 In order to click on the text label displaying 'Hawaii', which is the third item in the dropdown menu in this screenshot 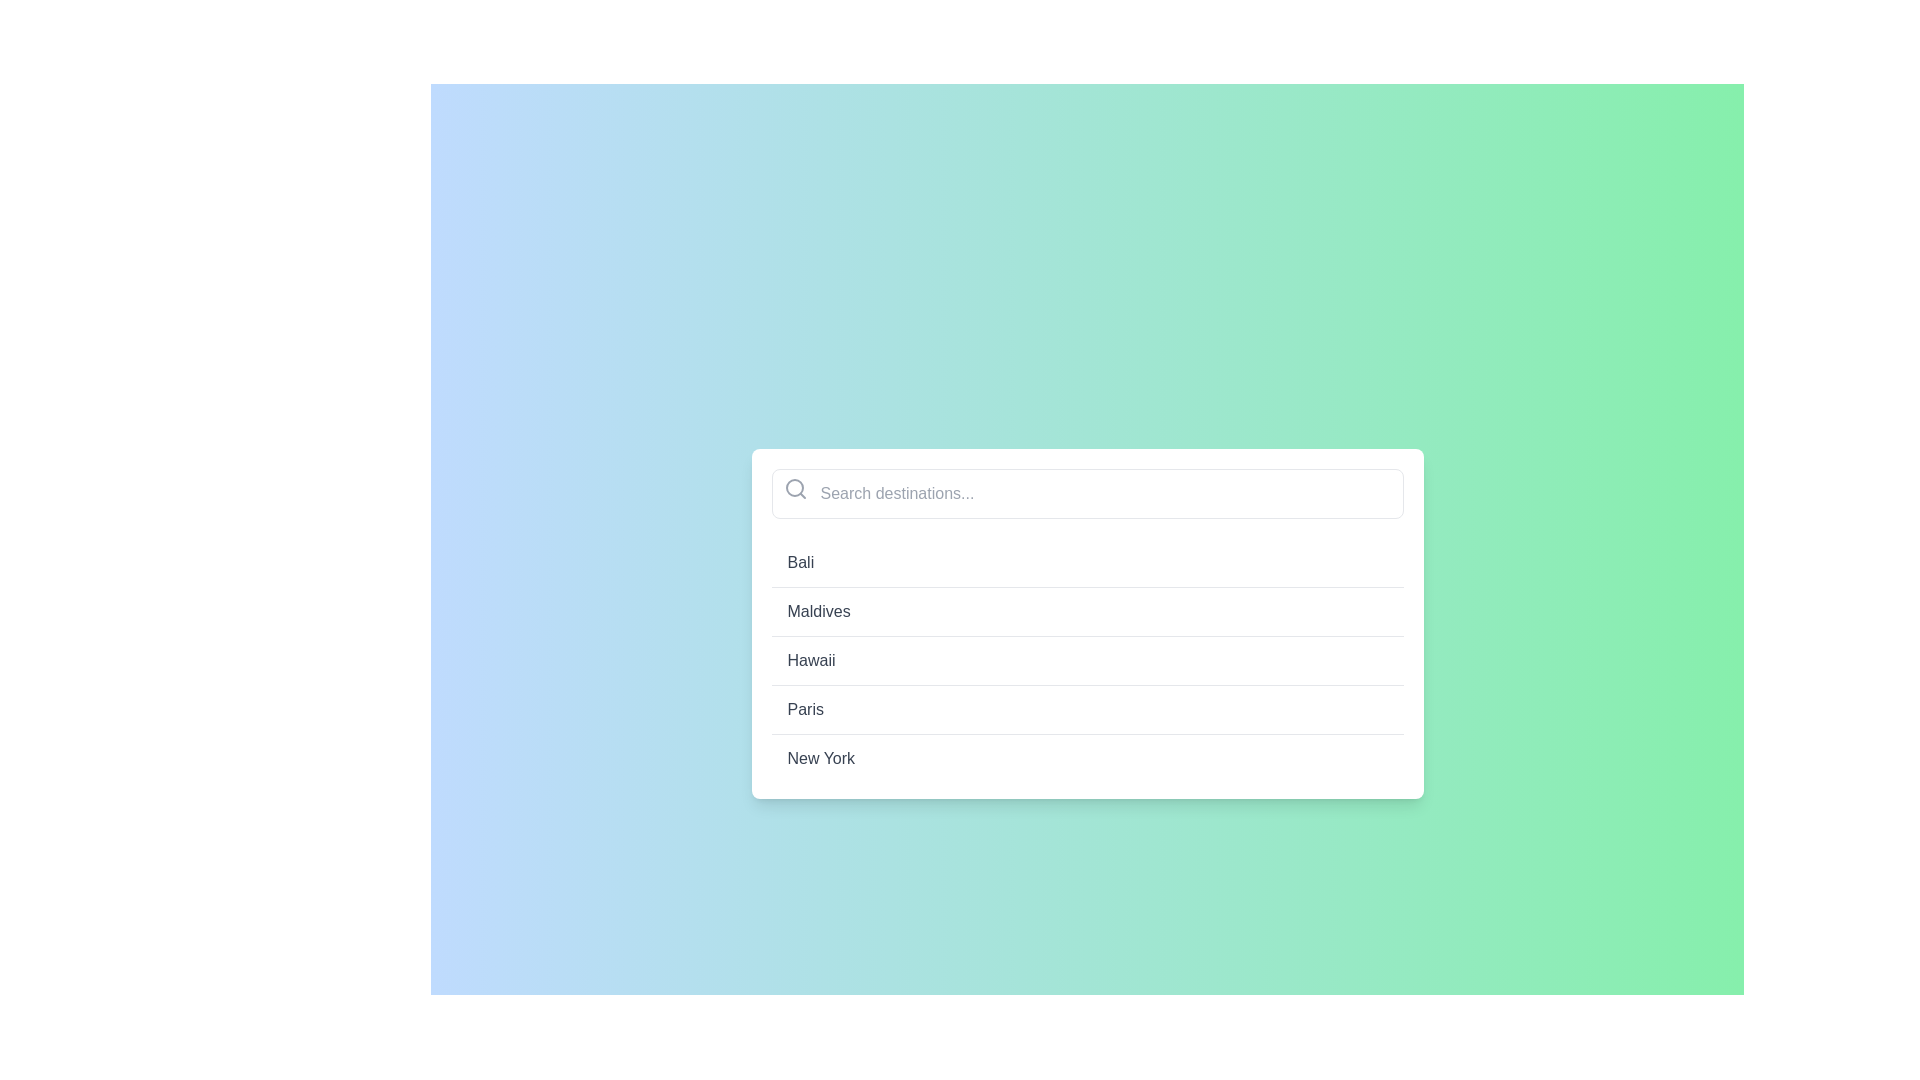, I will do `click(811, 660)`.